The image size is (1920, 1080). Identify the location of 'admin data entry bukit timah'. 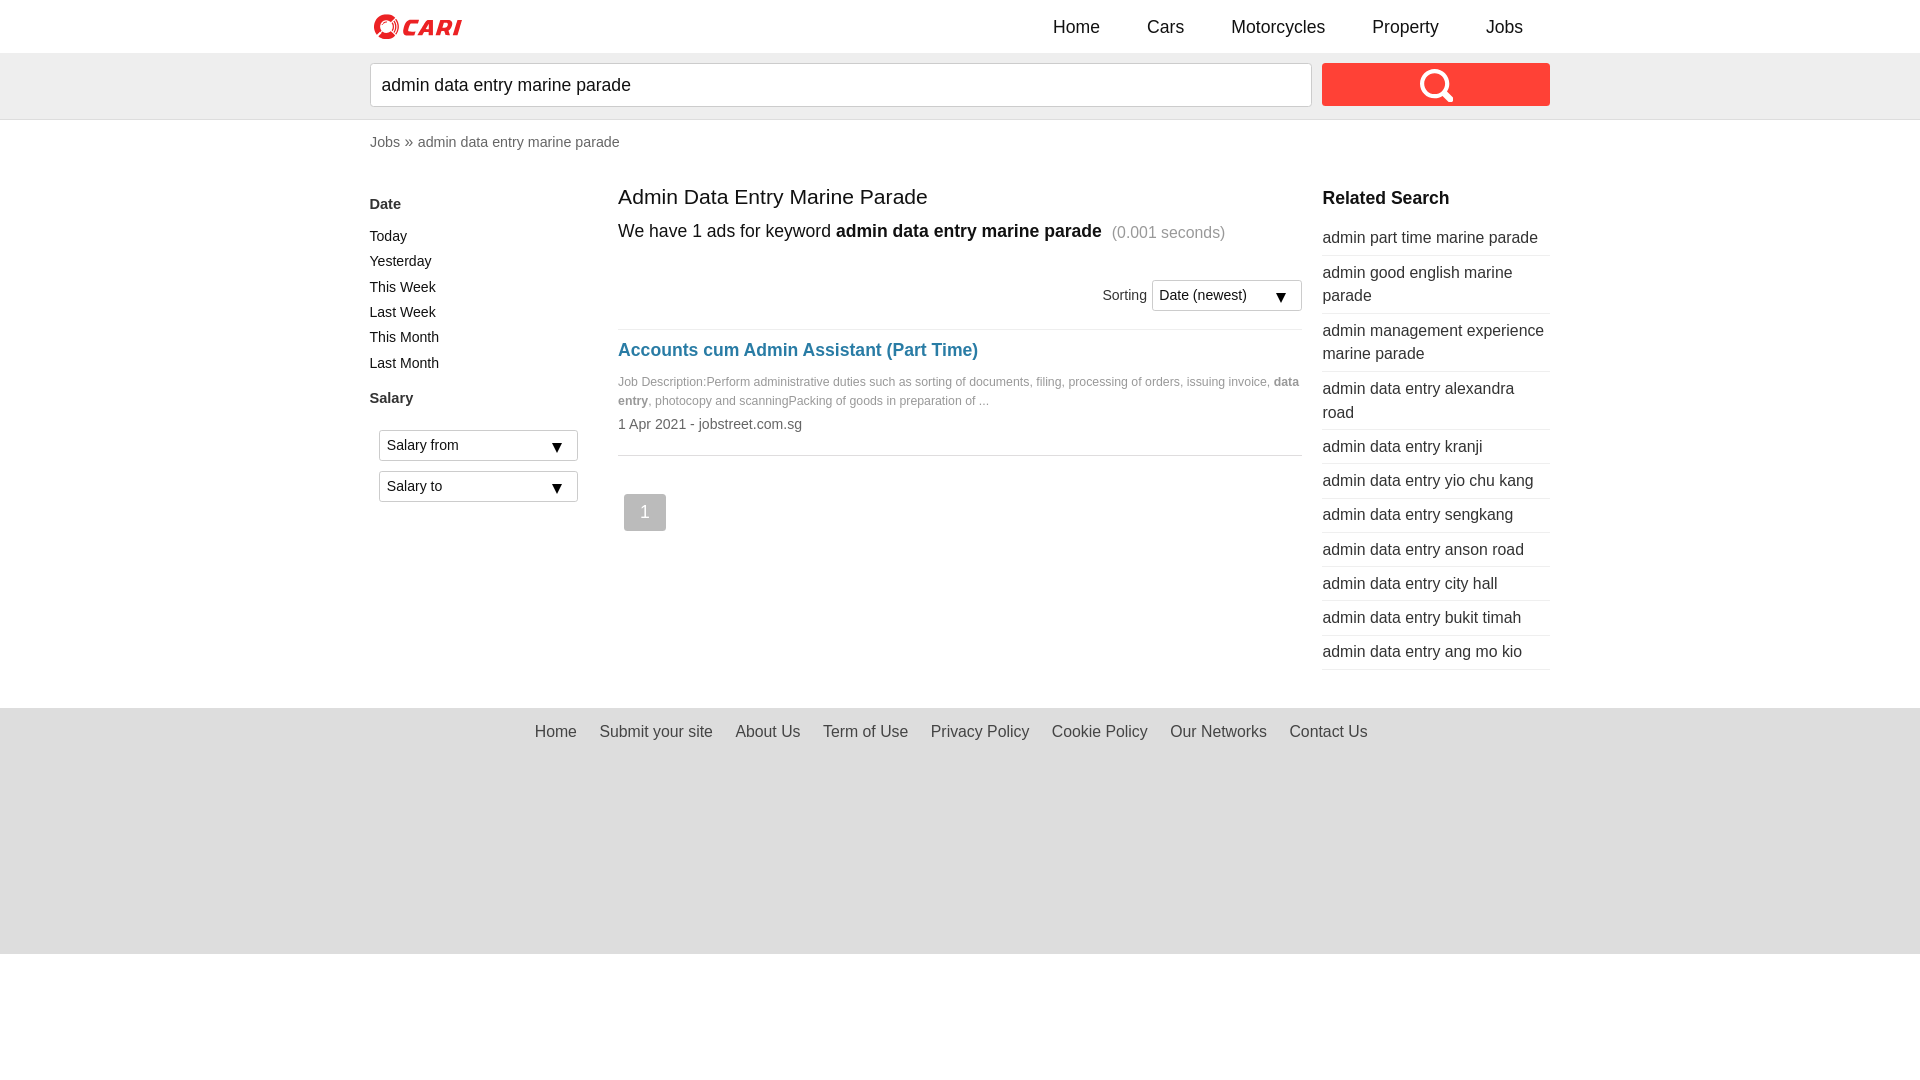
(1420, 616).